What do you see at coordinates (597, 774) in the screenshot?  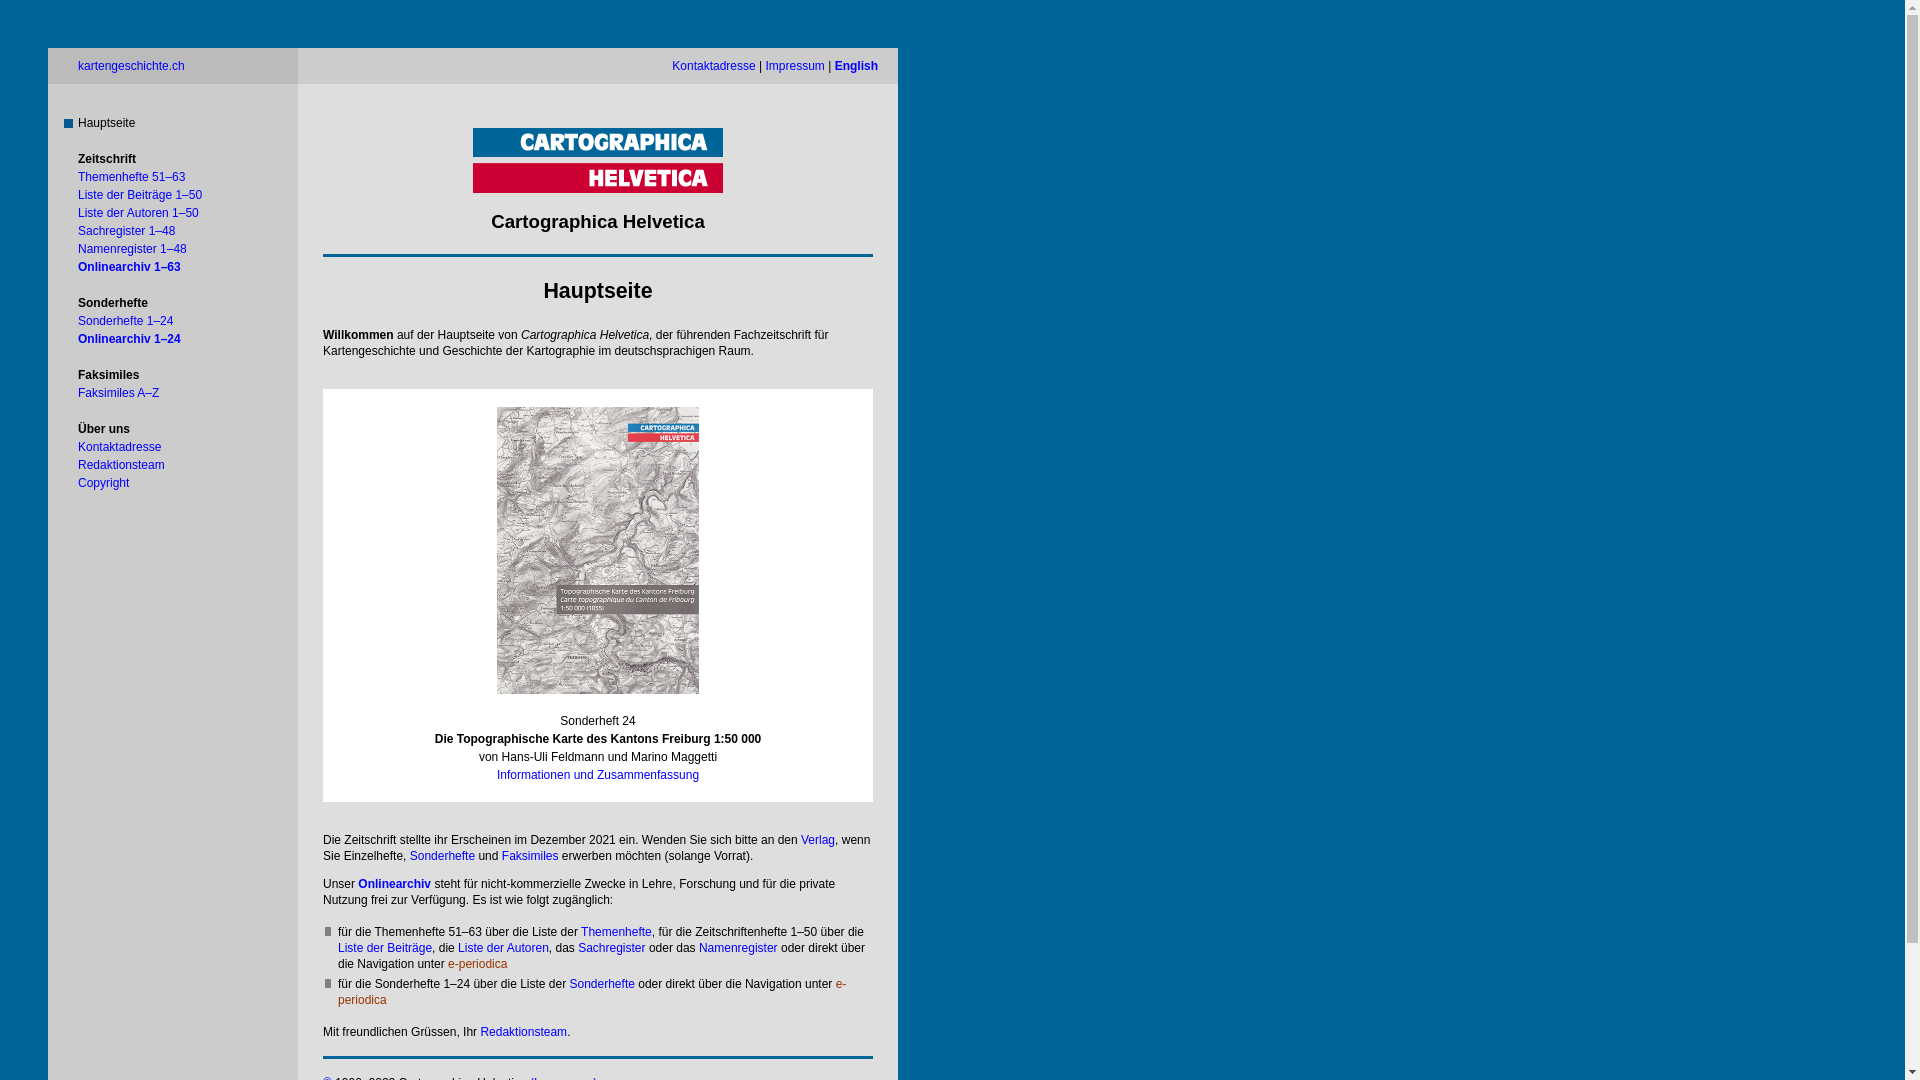 I see `'Informationen und Zusammenfassung'` at bounding box center [597, 774].